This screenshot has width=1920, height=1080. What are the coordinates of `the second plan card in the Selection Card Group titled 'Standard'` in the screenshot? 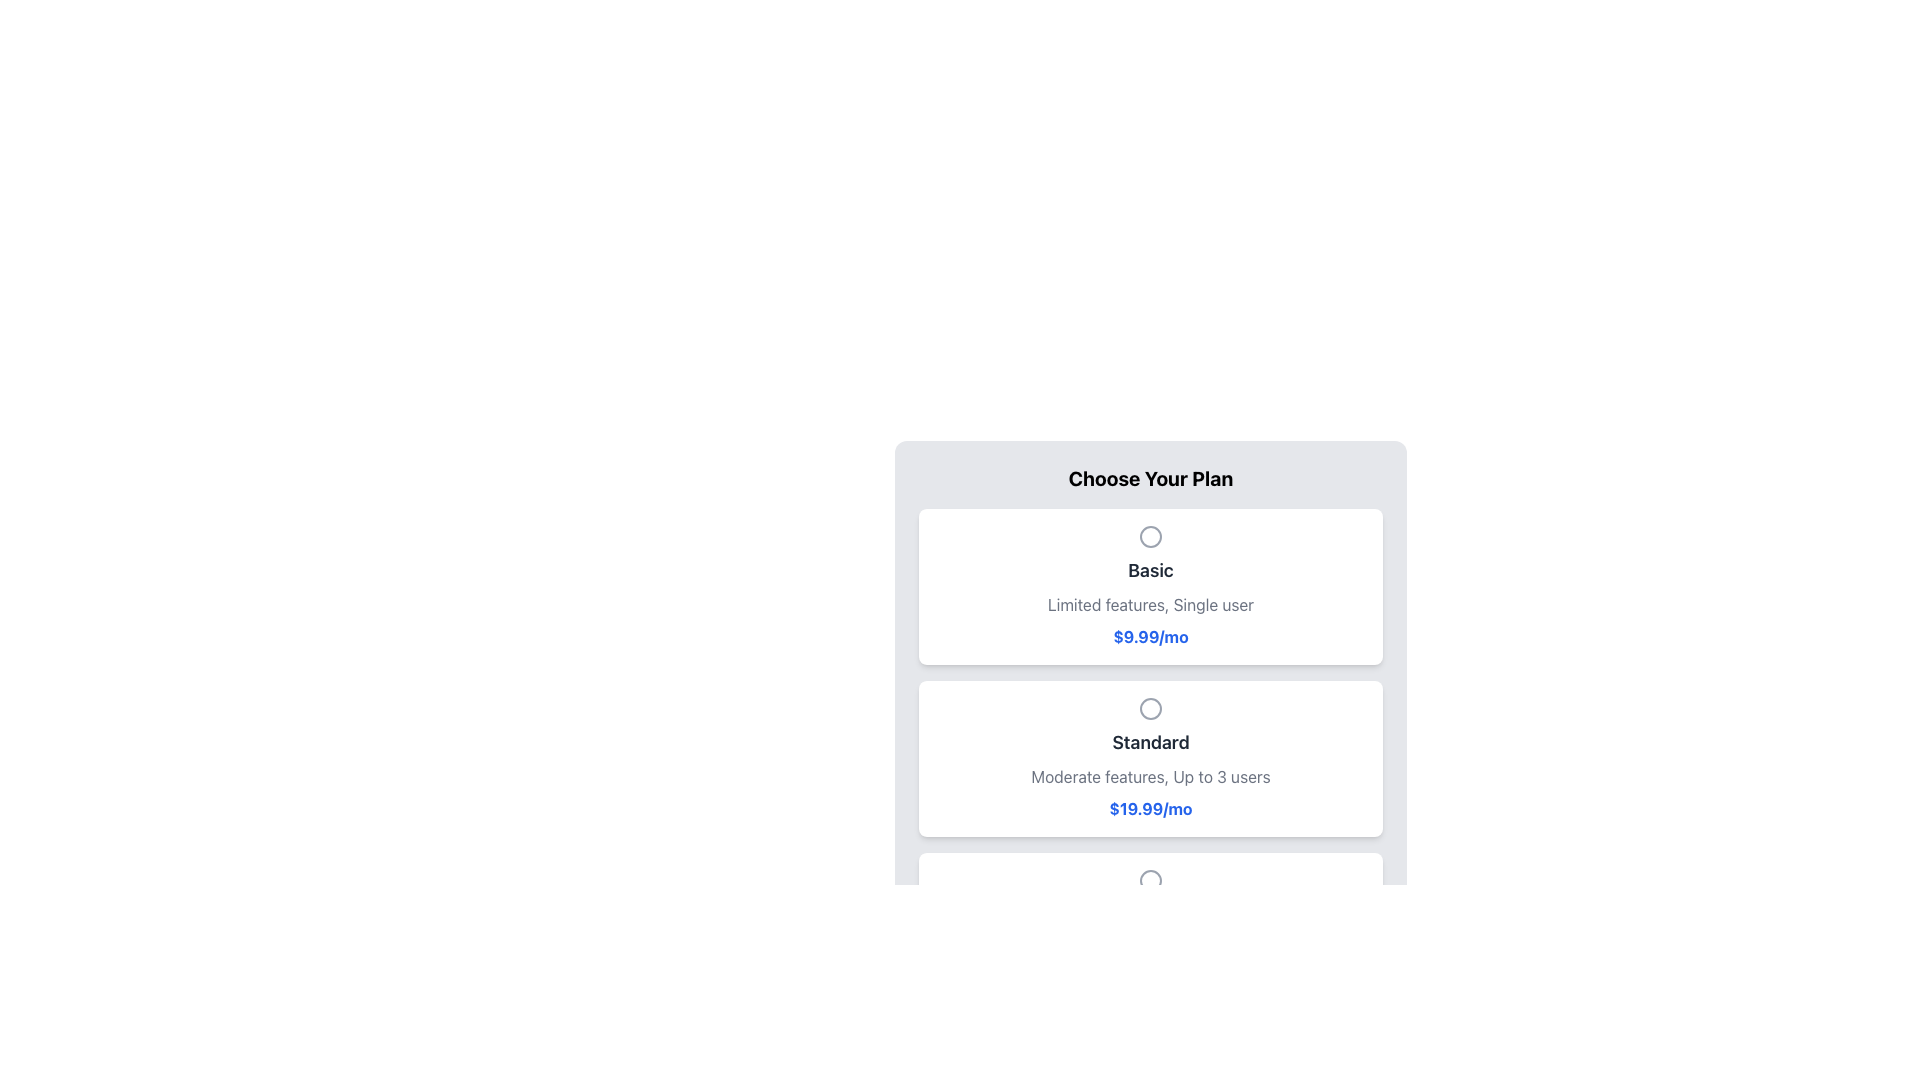 It's located at (1151, 759).